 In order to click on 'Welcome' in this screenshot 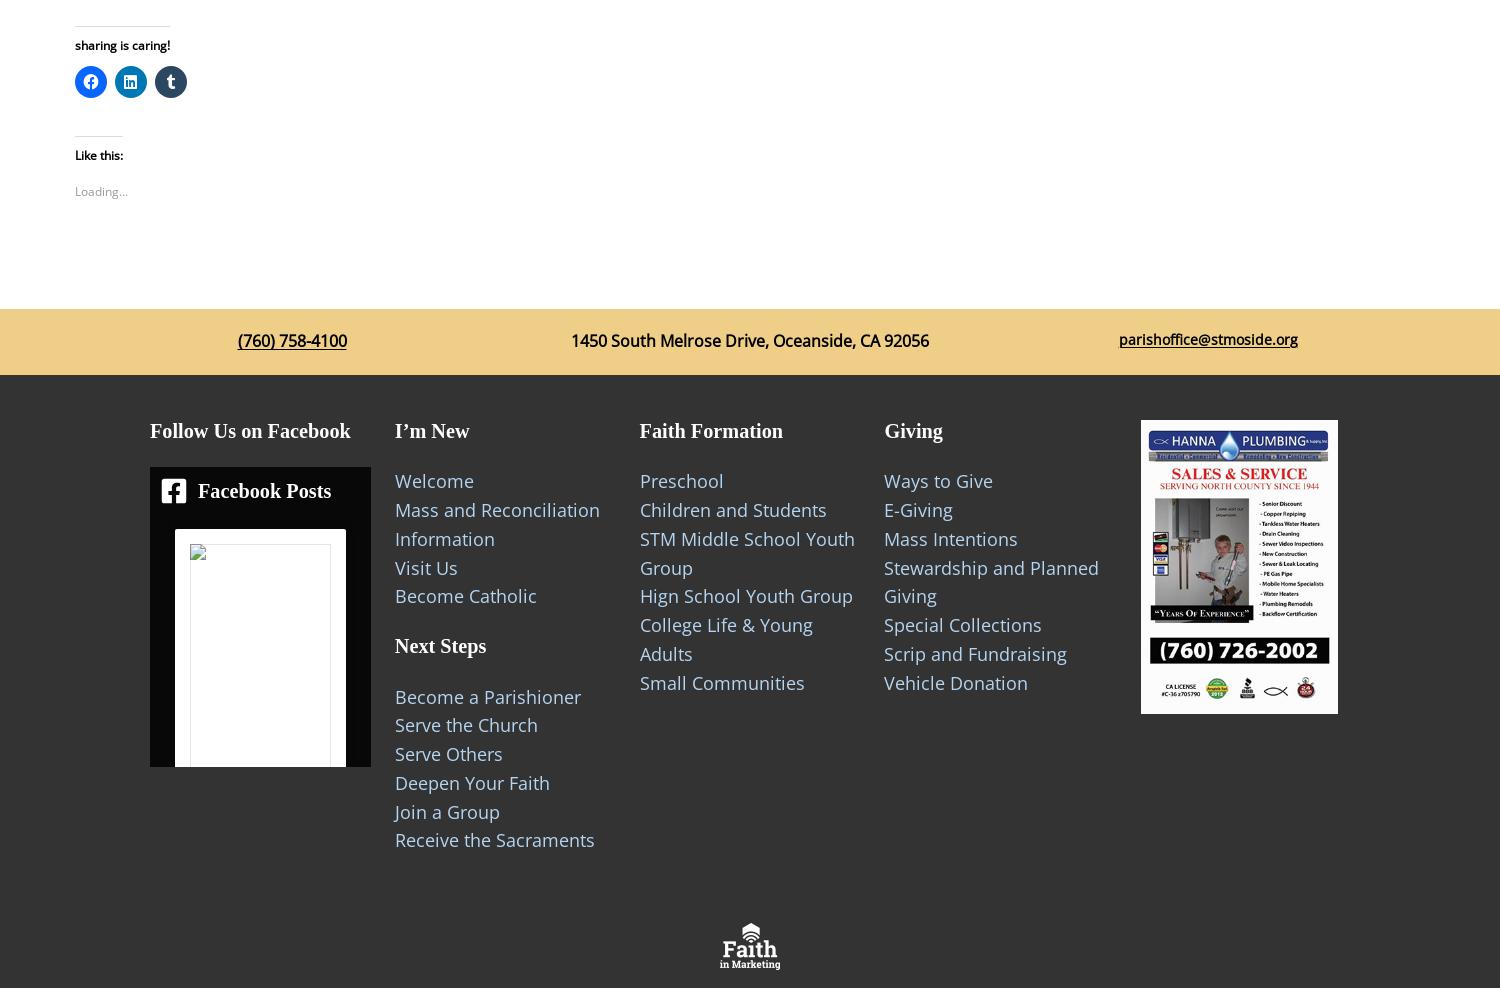, I will do `click(433, 480)`.